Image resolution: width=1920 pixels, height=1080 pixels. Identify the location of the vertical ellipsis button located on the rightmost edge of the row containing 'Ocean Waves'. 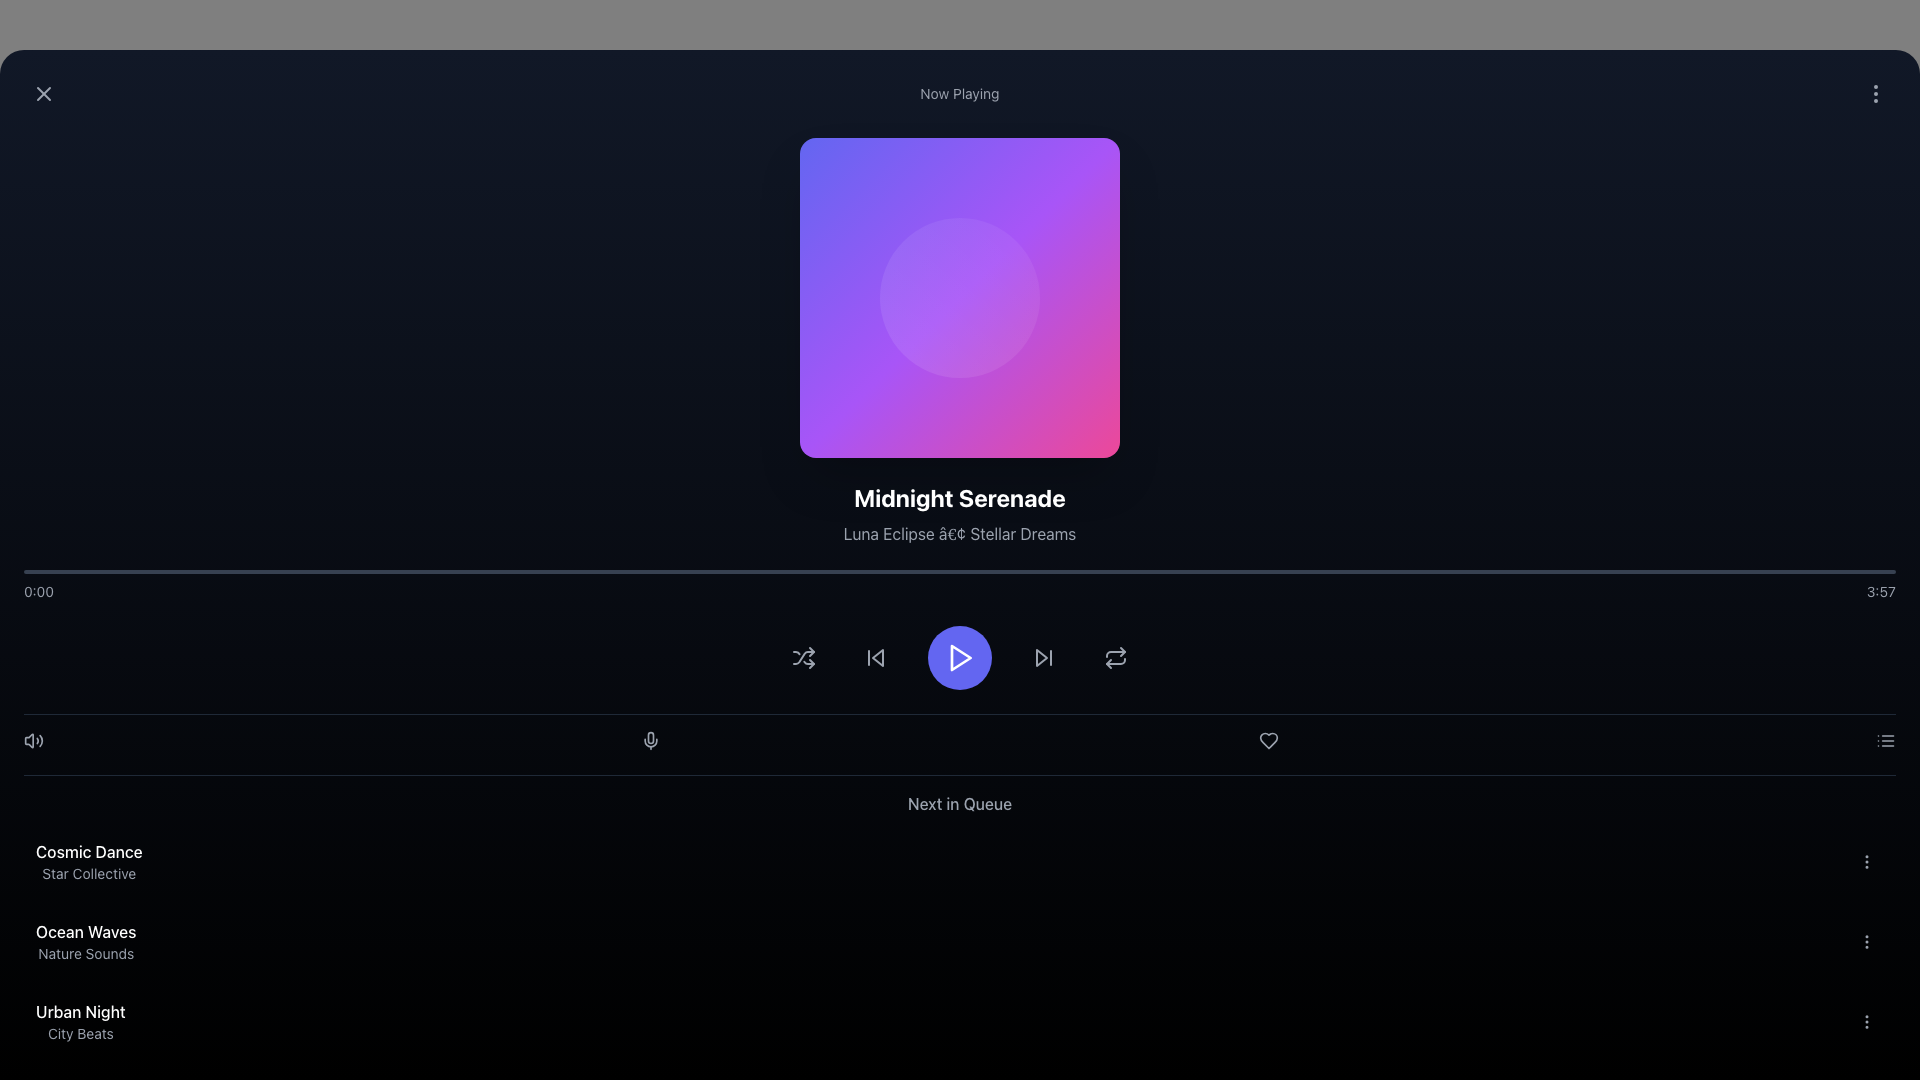
(1866, 941).